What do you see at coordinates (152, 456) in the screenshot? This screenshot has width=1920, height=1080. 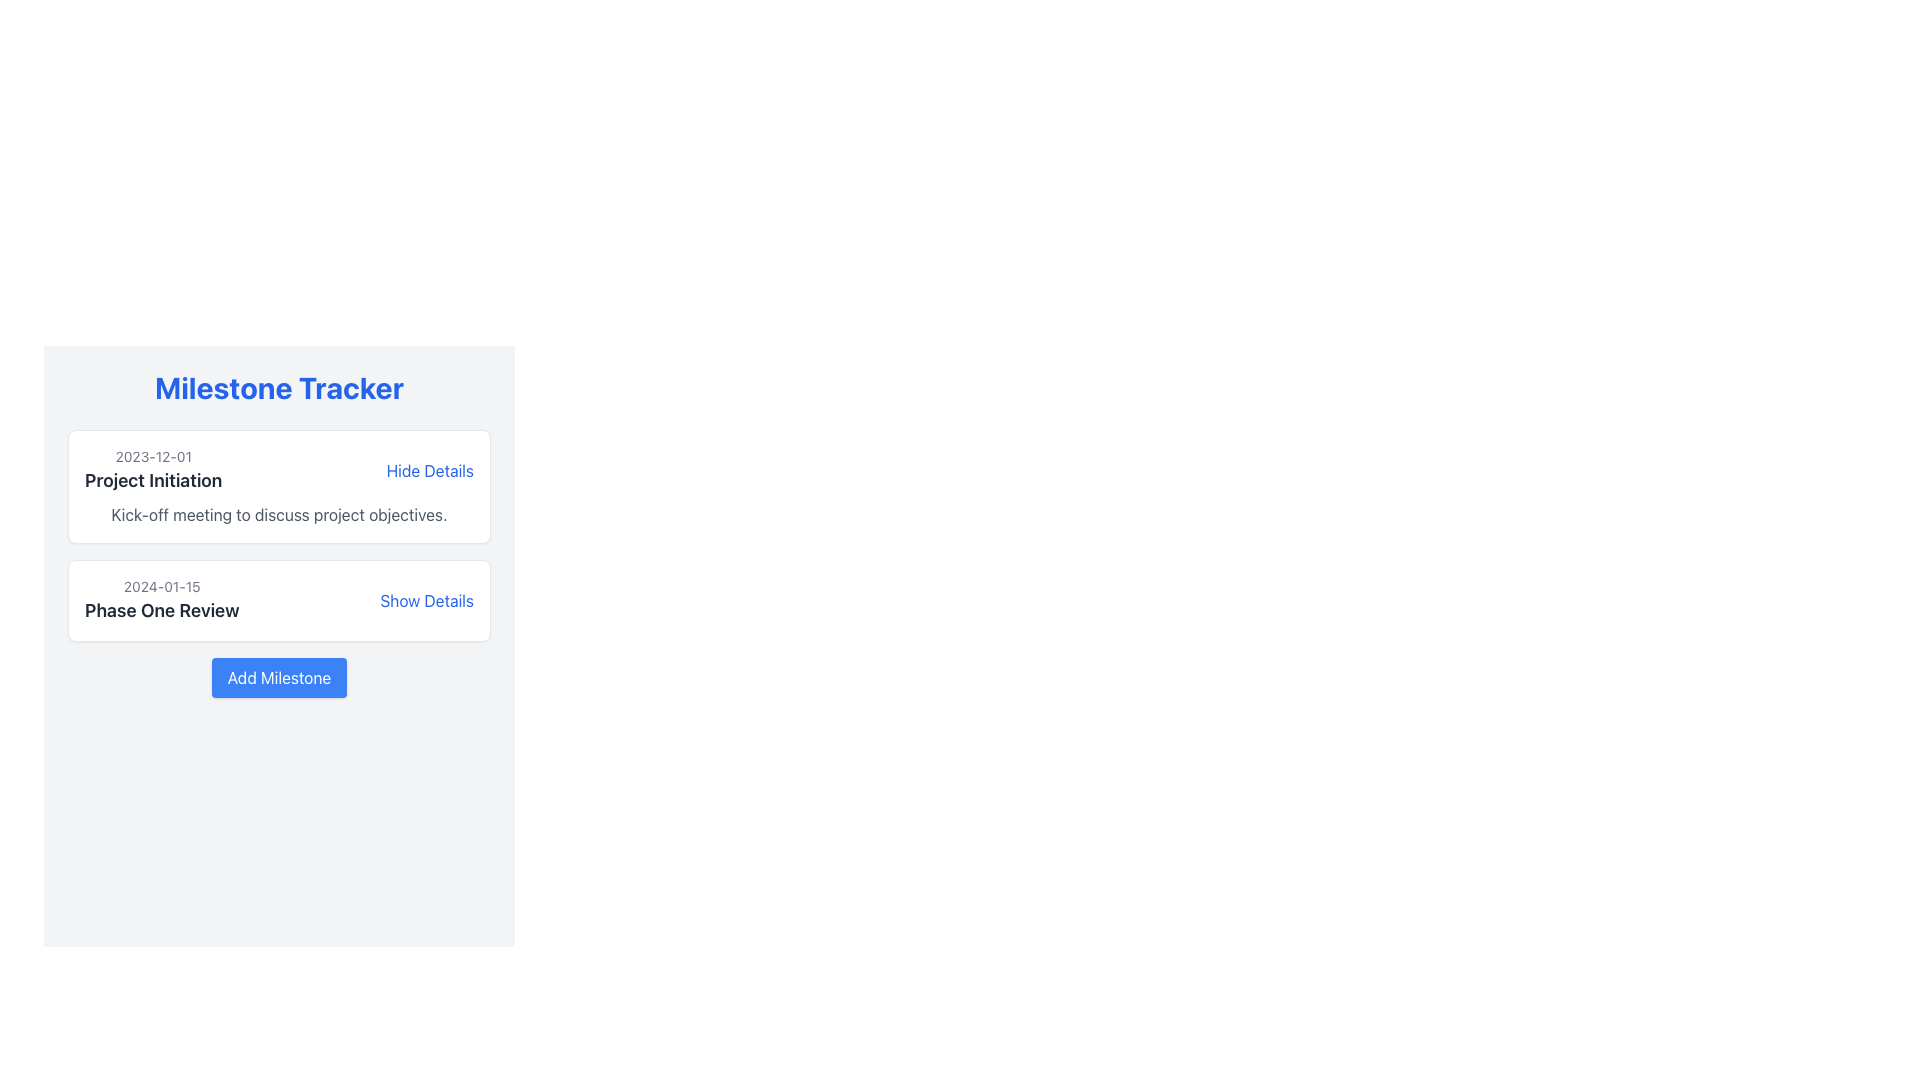 I see `the static text label displaying the date '2023-12-01', which is positioned above the title 'Project Initiation'` at bounding box center [152, 456].